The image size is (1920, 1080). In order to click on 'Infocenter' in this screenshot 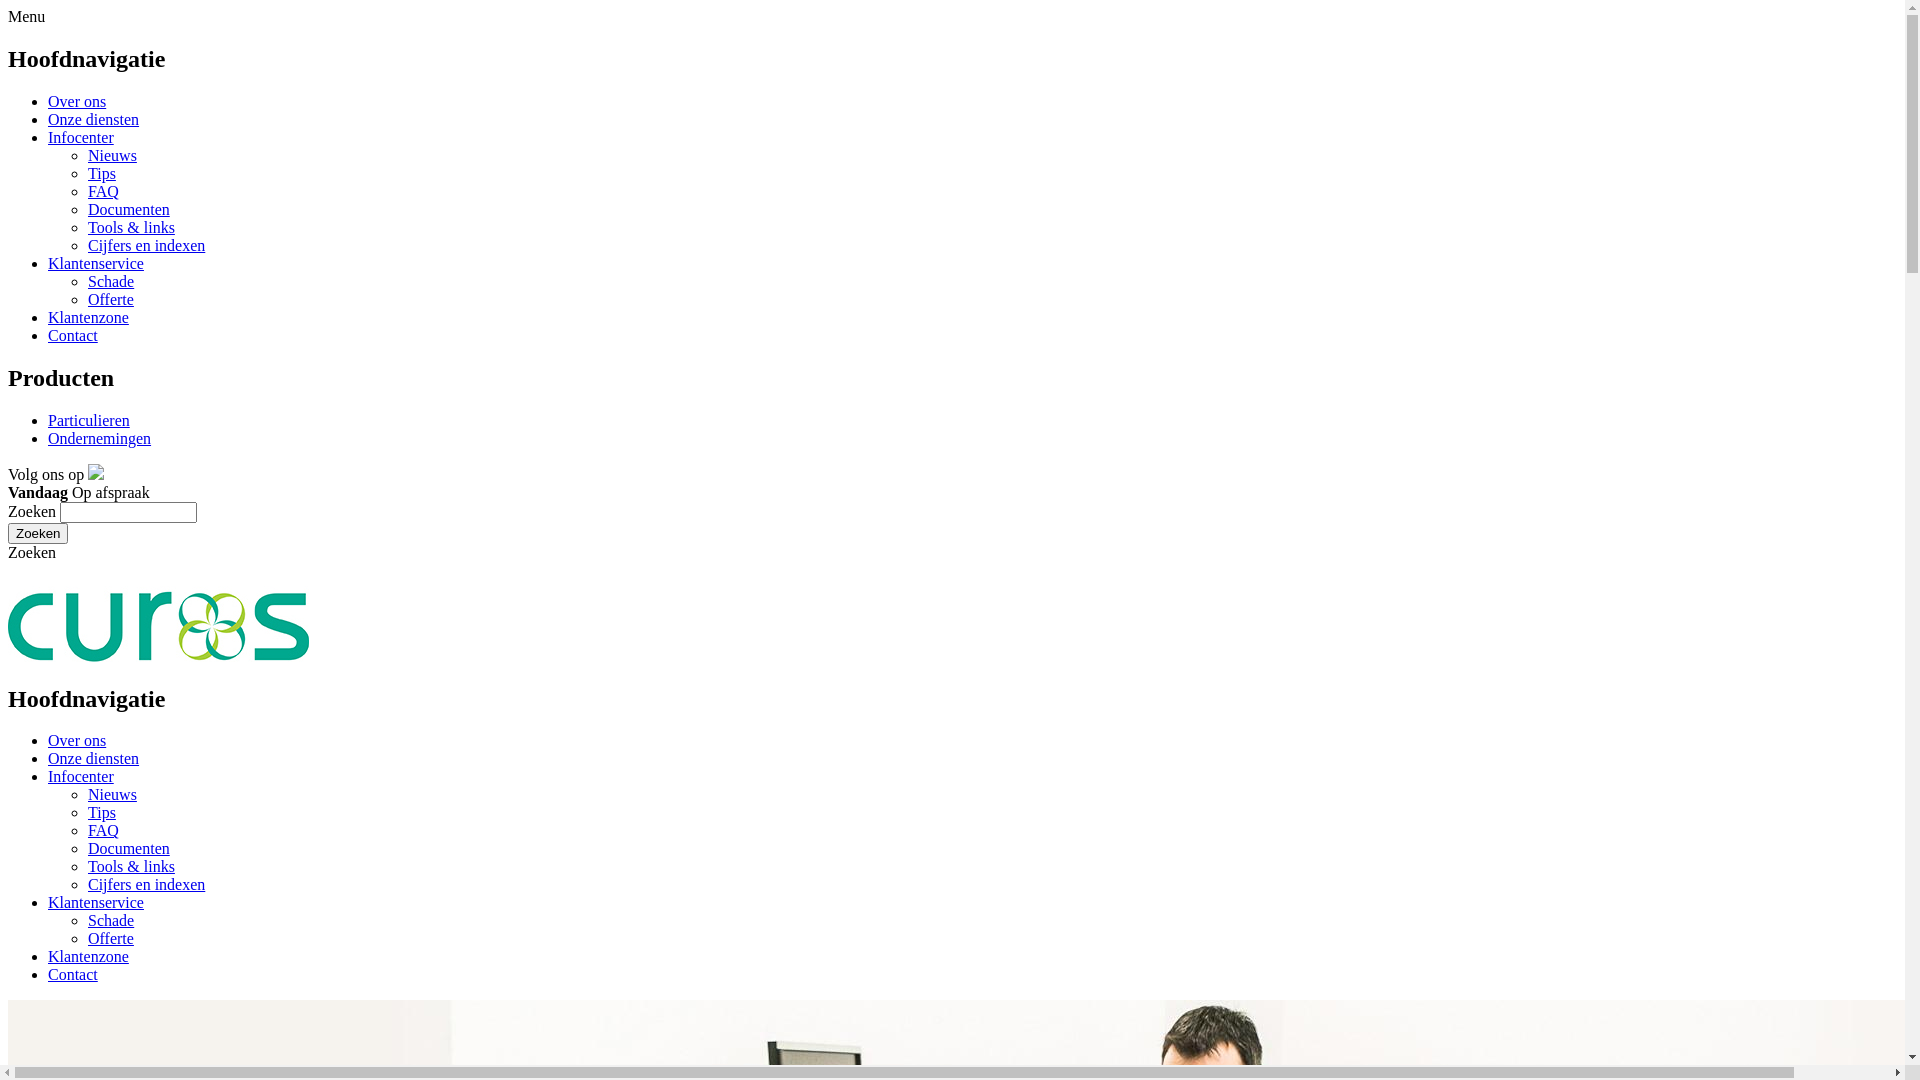, I will do `click(80, 775)`.